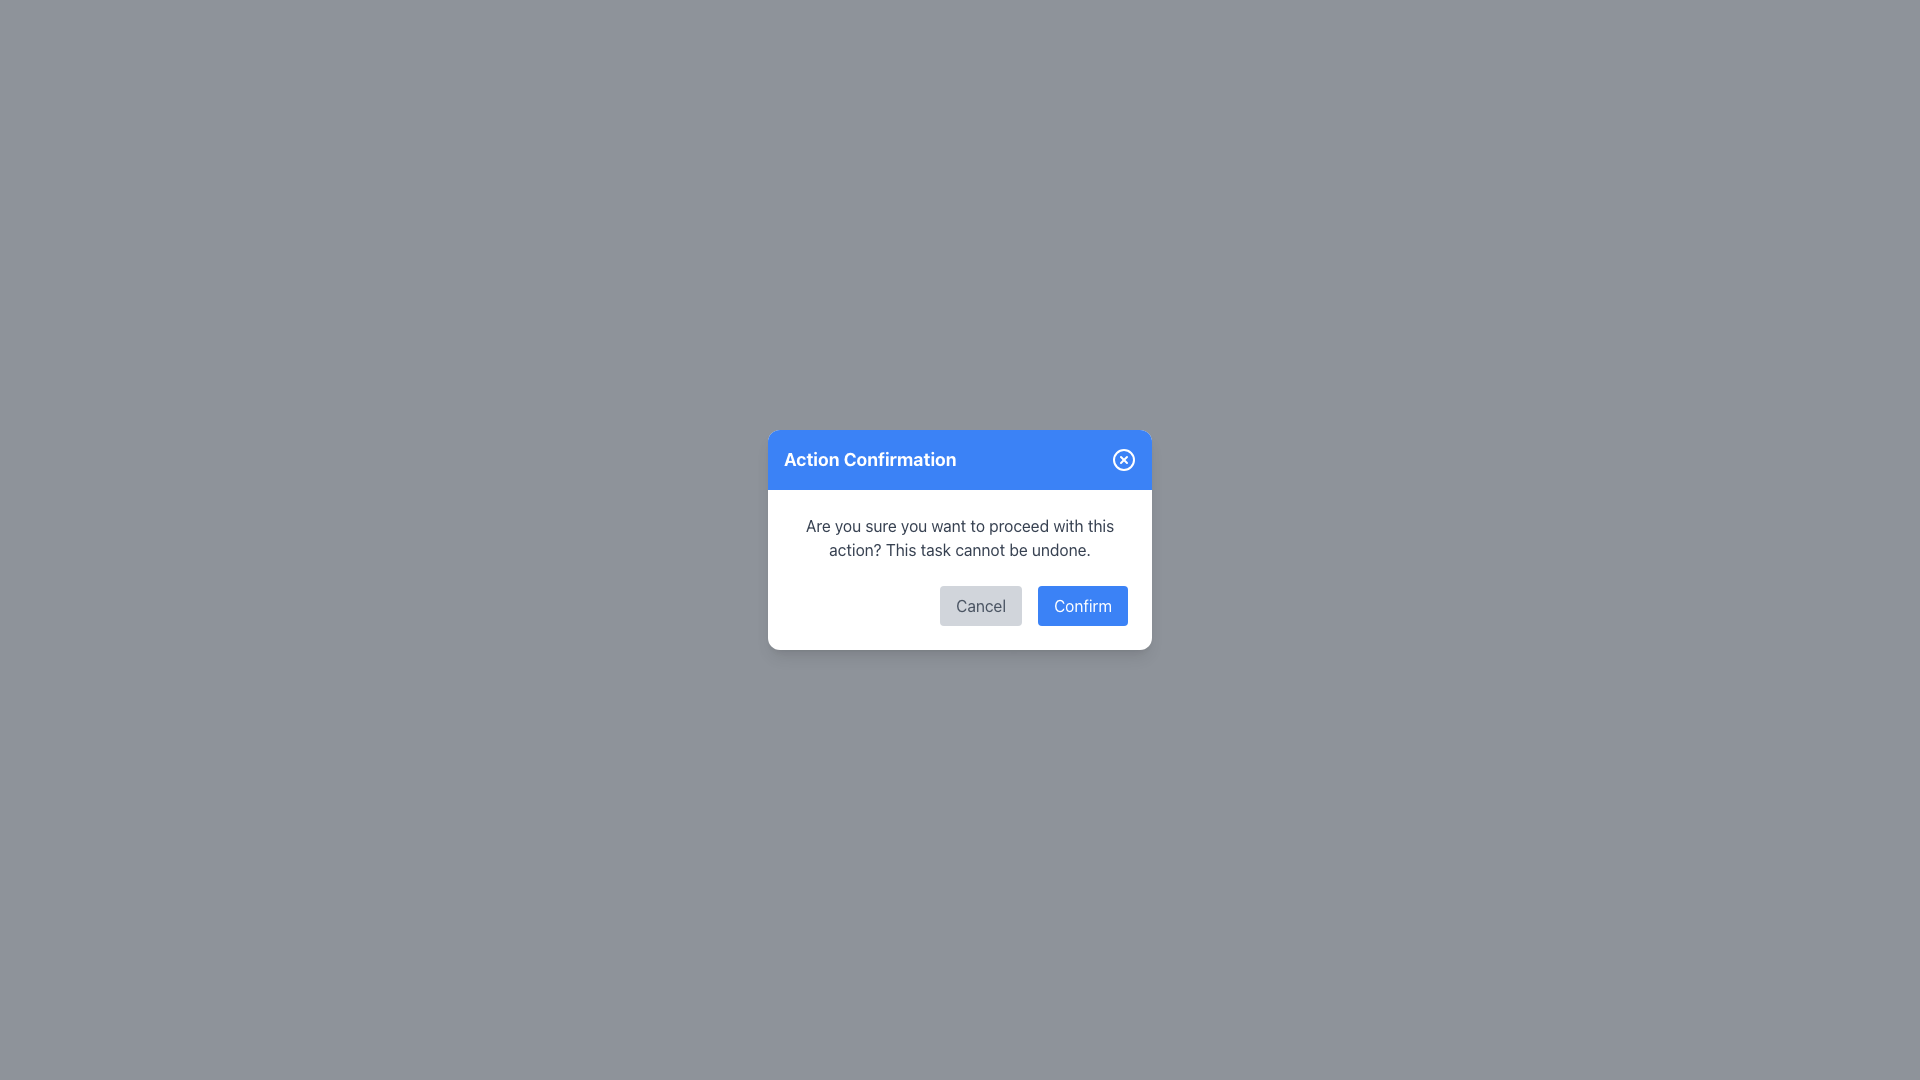  Describe the element at coordinates (960, 570) in the screenshot. I see `the 'Cancel' button on the Confirmation Box that prompts the user for acknowledgment before proceeding with an irreversible action` at that location.